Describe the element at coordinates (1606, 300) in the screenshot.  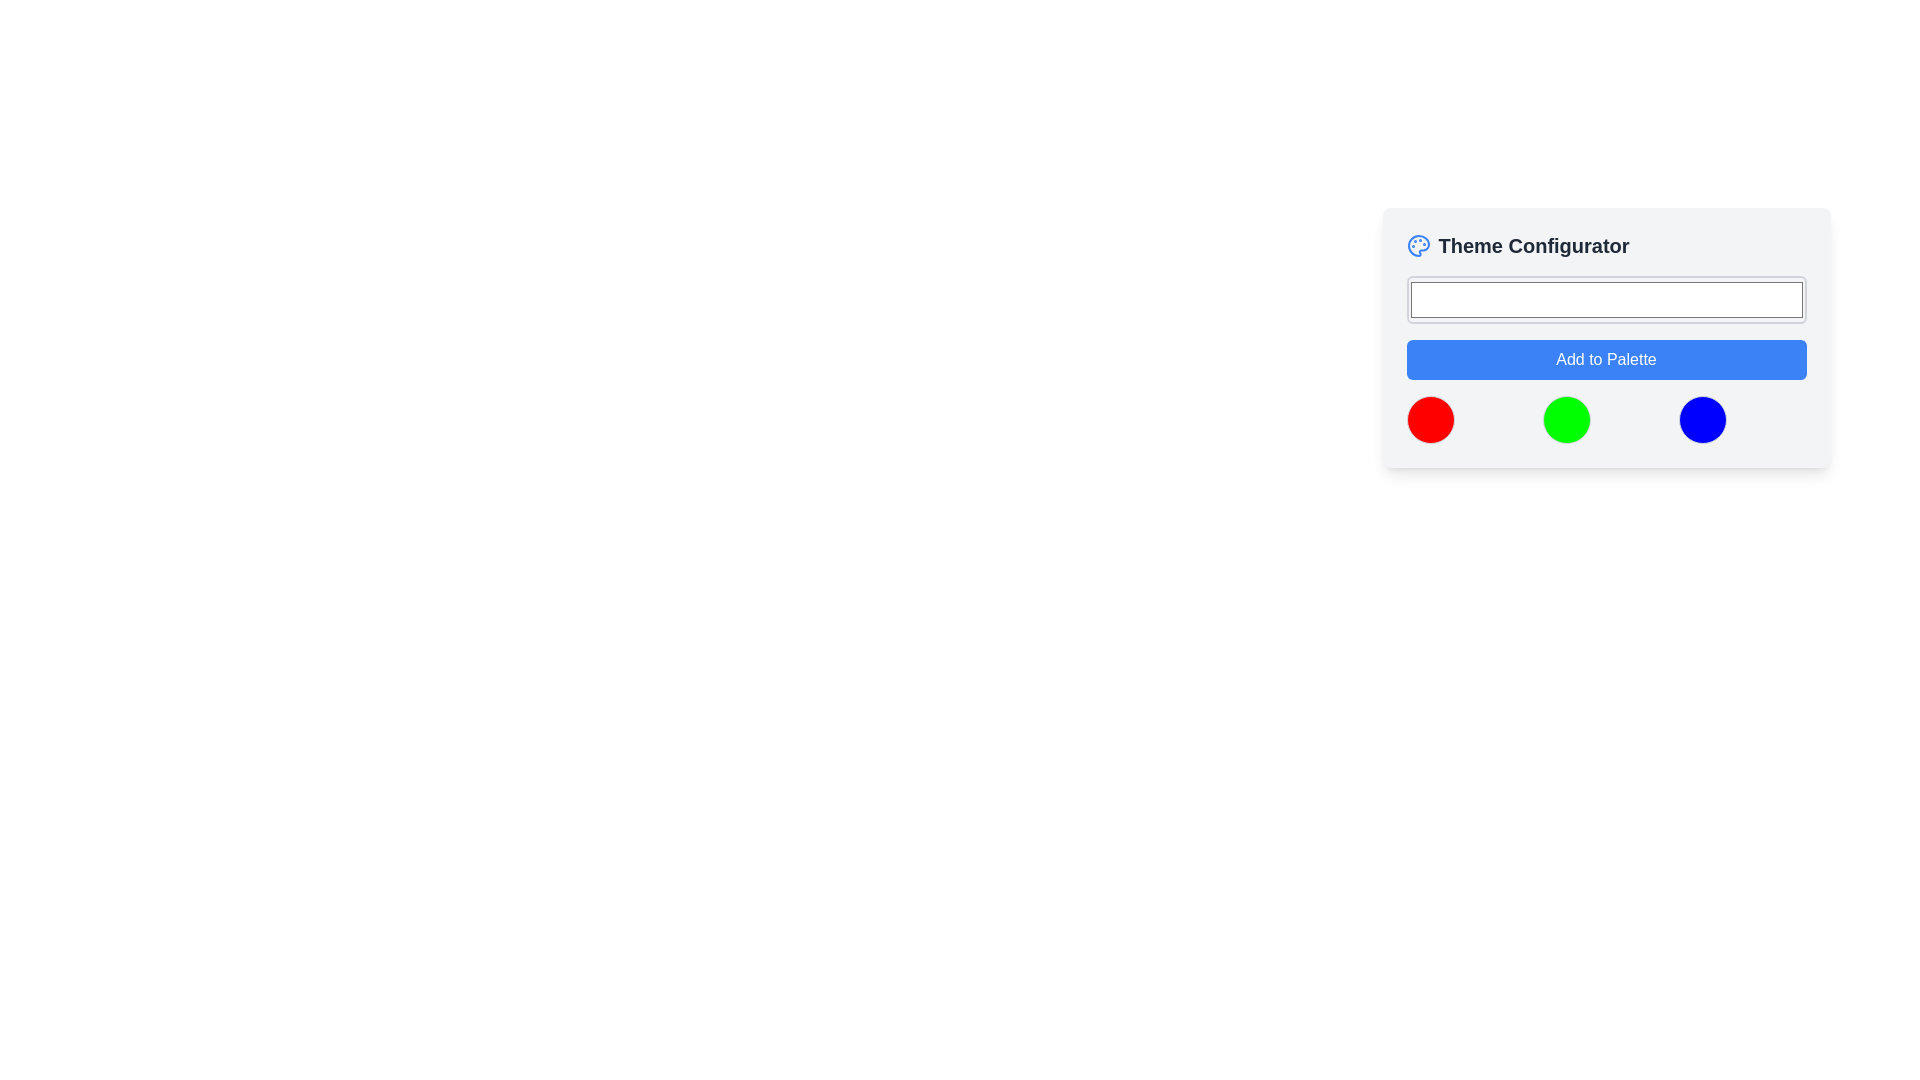
I see `a color in the Color Picker Input Field located below the 'Theme Configurator' text` at that location.